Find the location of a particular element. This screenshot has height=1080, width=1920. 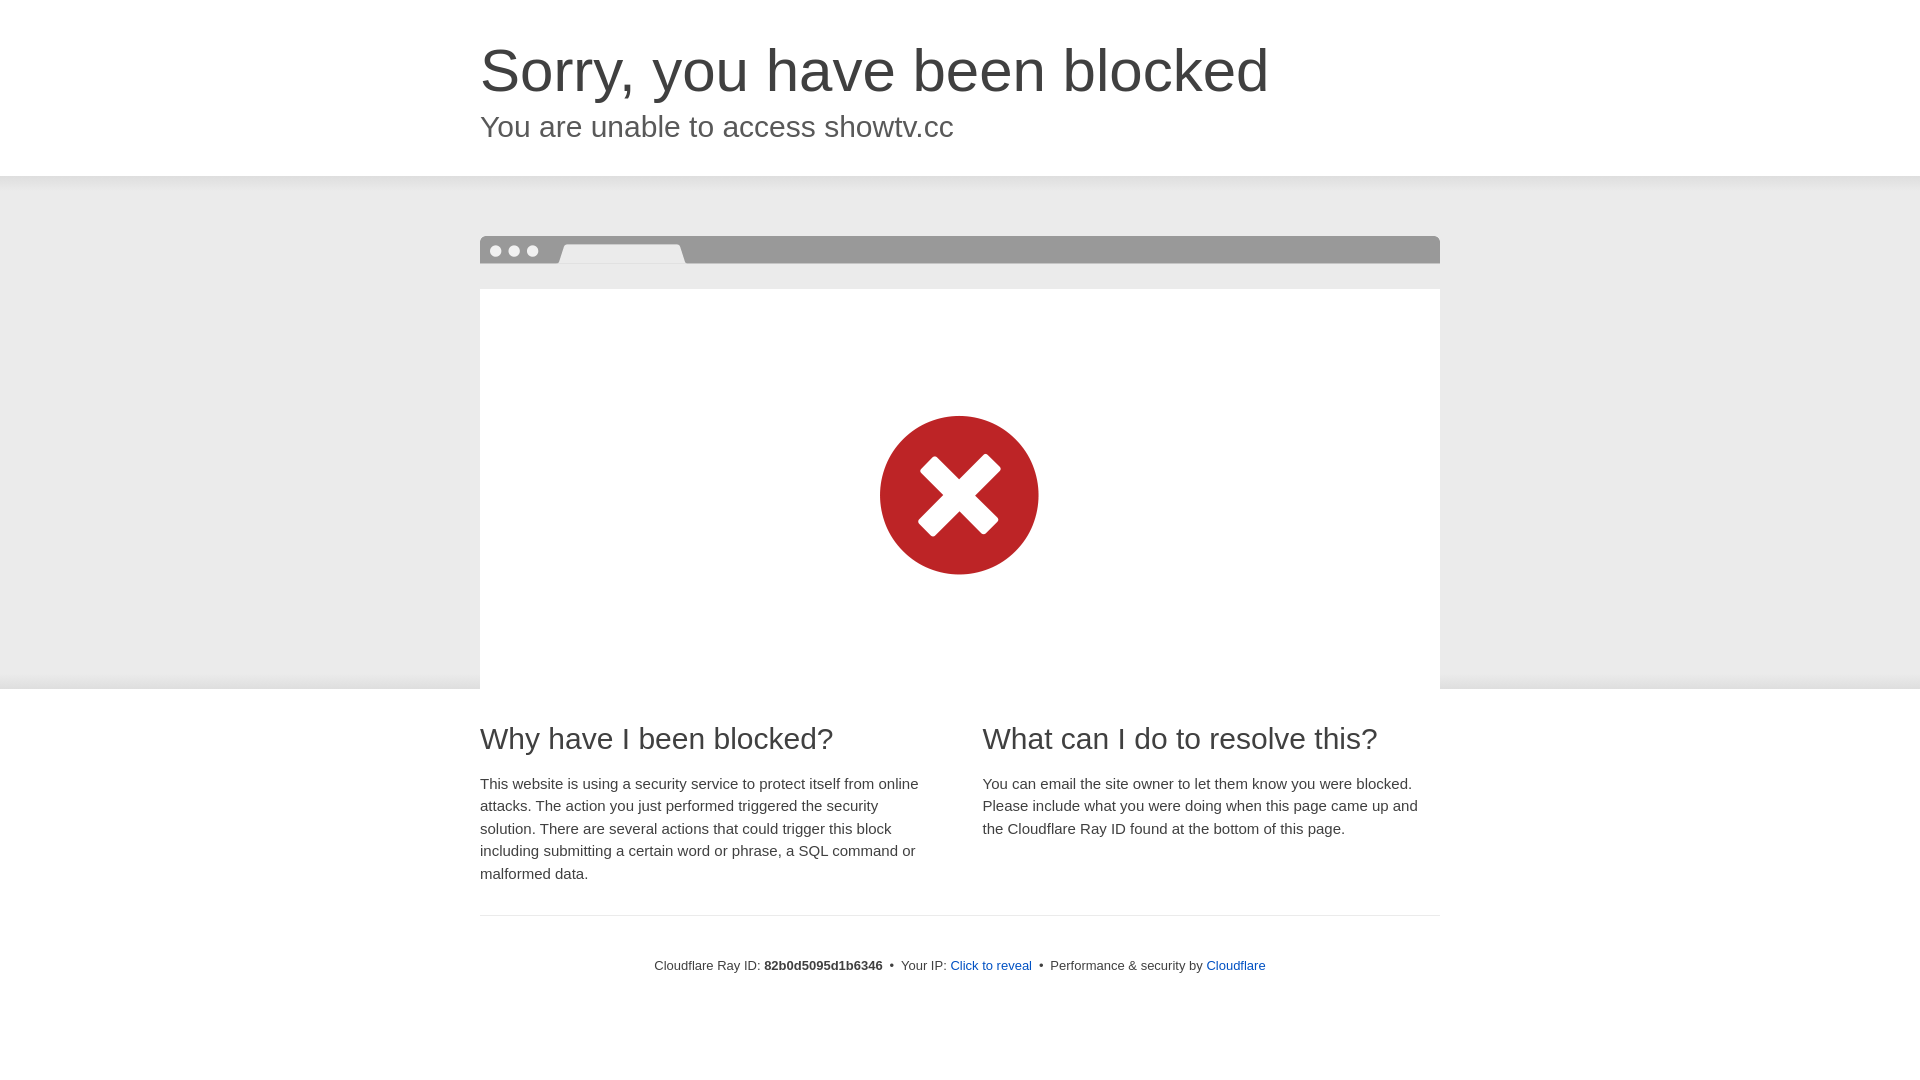

'Click to reveal' is located at coordinates (990, 964).